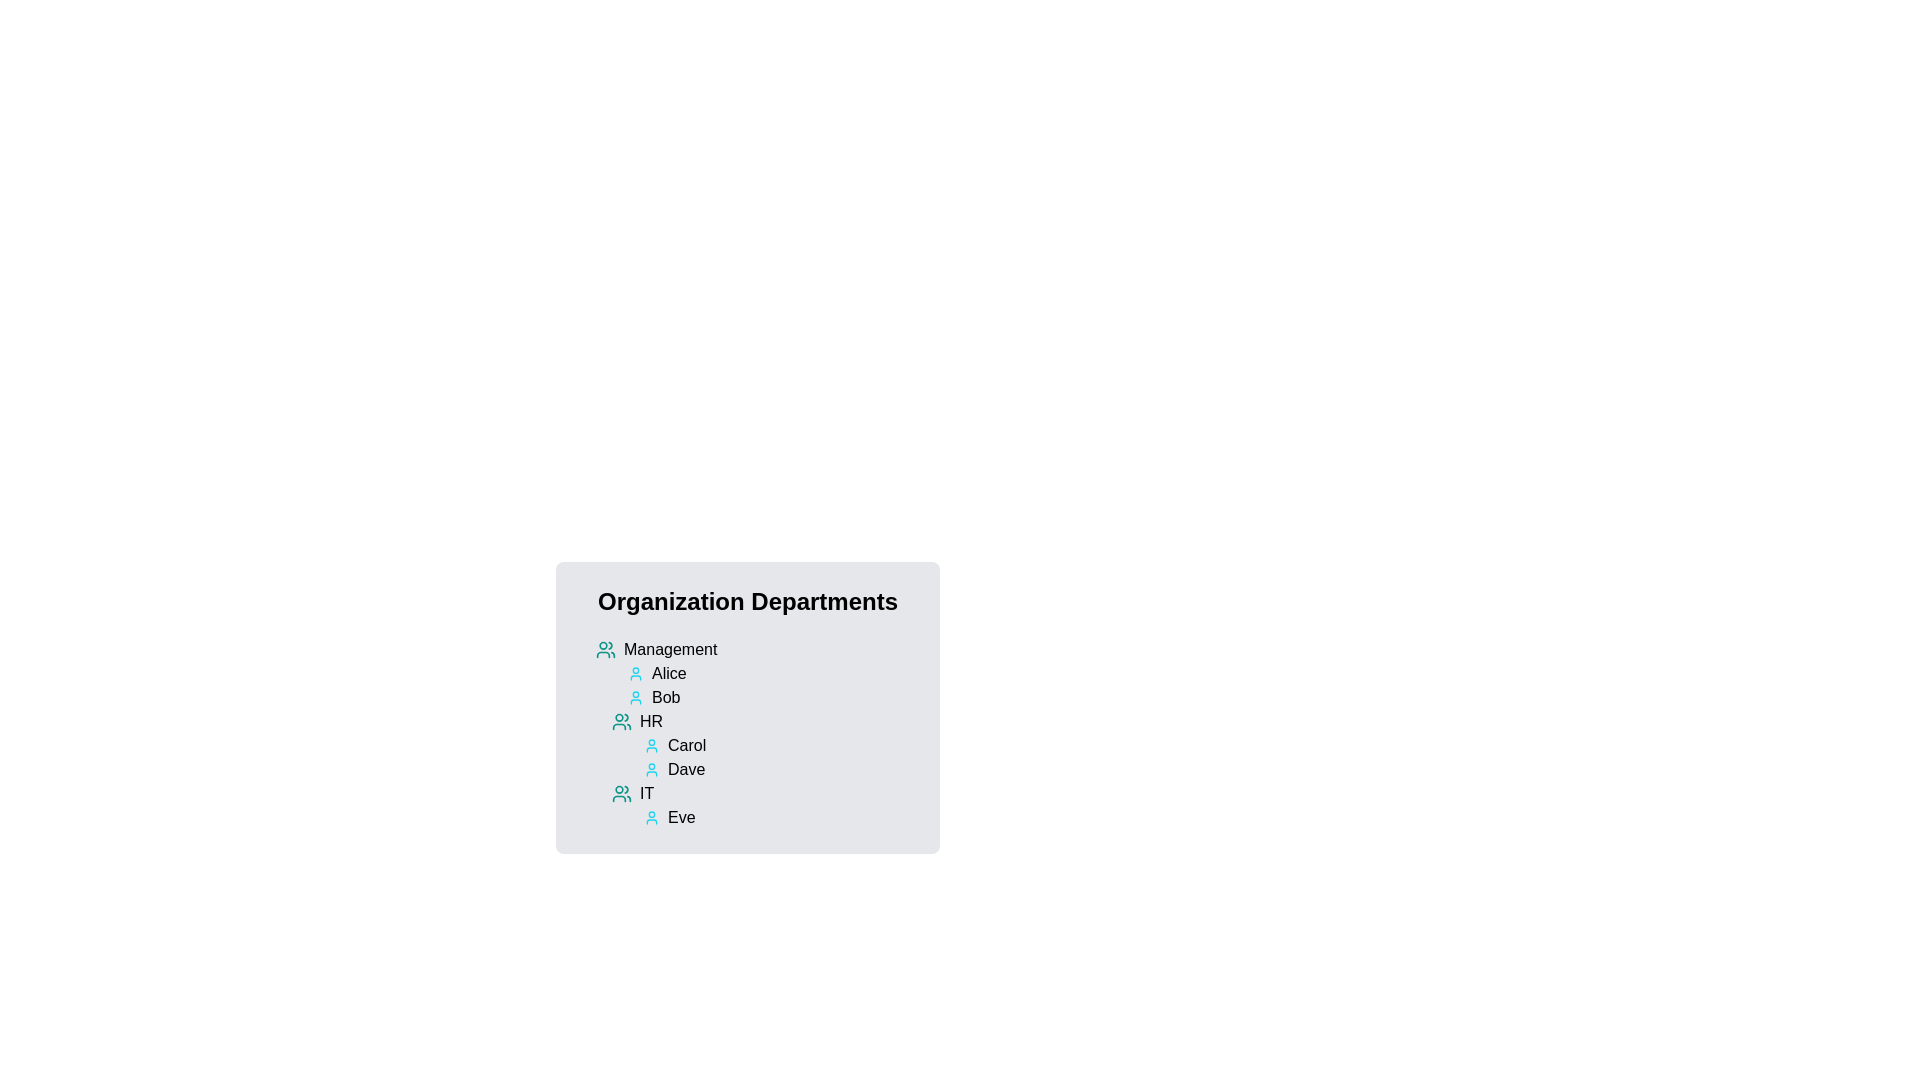  Describe the element at coordinates (687, 745) in the screenshot. I see `the text item 'Carol' which is the third item in the list under the 'HR' category in the 'Organization Departments' section` at that location.